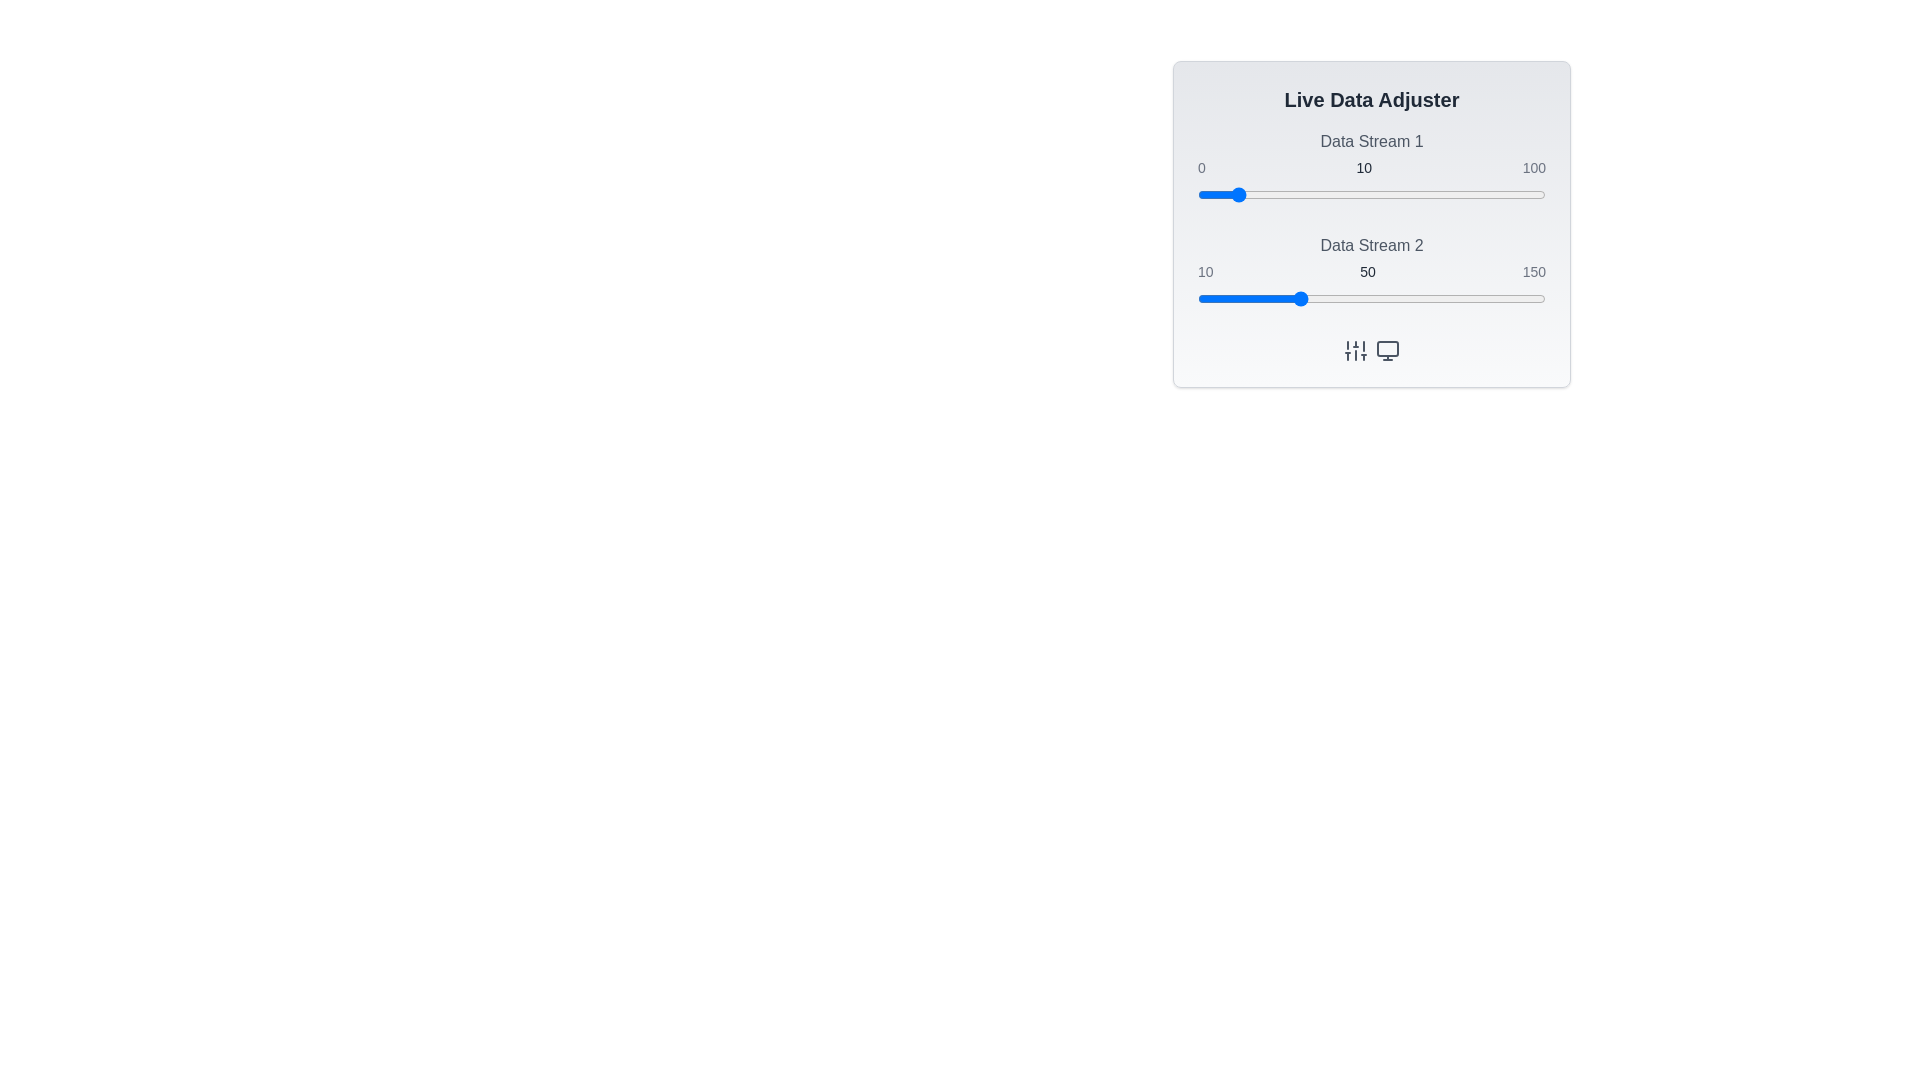 Image resolution: width=1920 pixels, height=1080 pixels. I want to click on the slider associated with 'Data Stream 1', so click(1371, 168).